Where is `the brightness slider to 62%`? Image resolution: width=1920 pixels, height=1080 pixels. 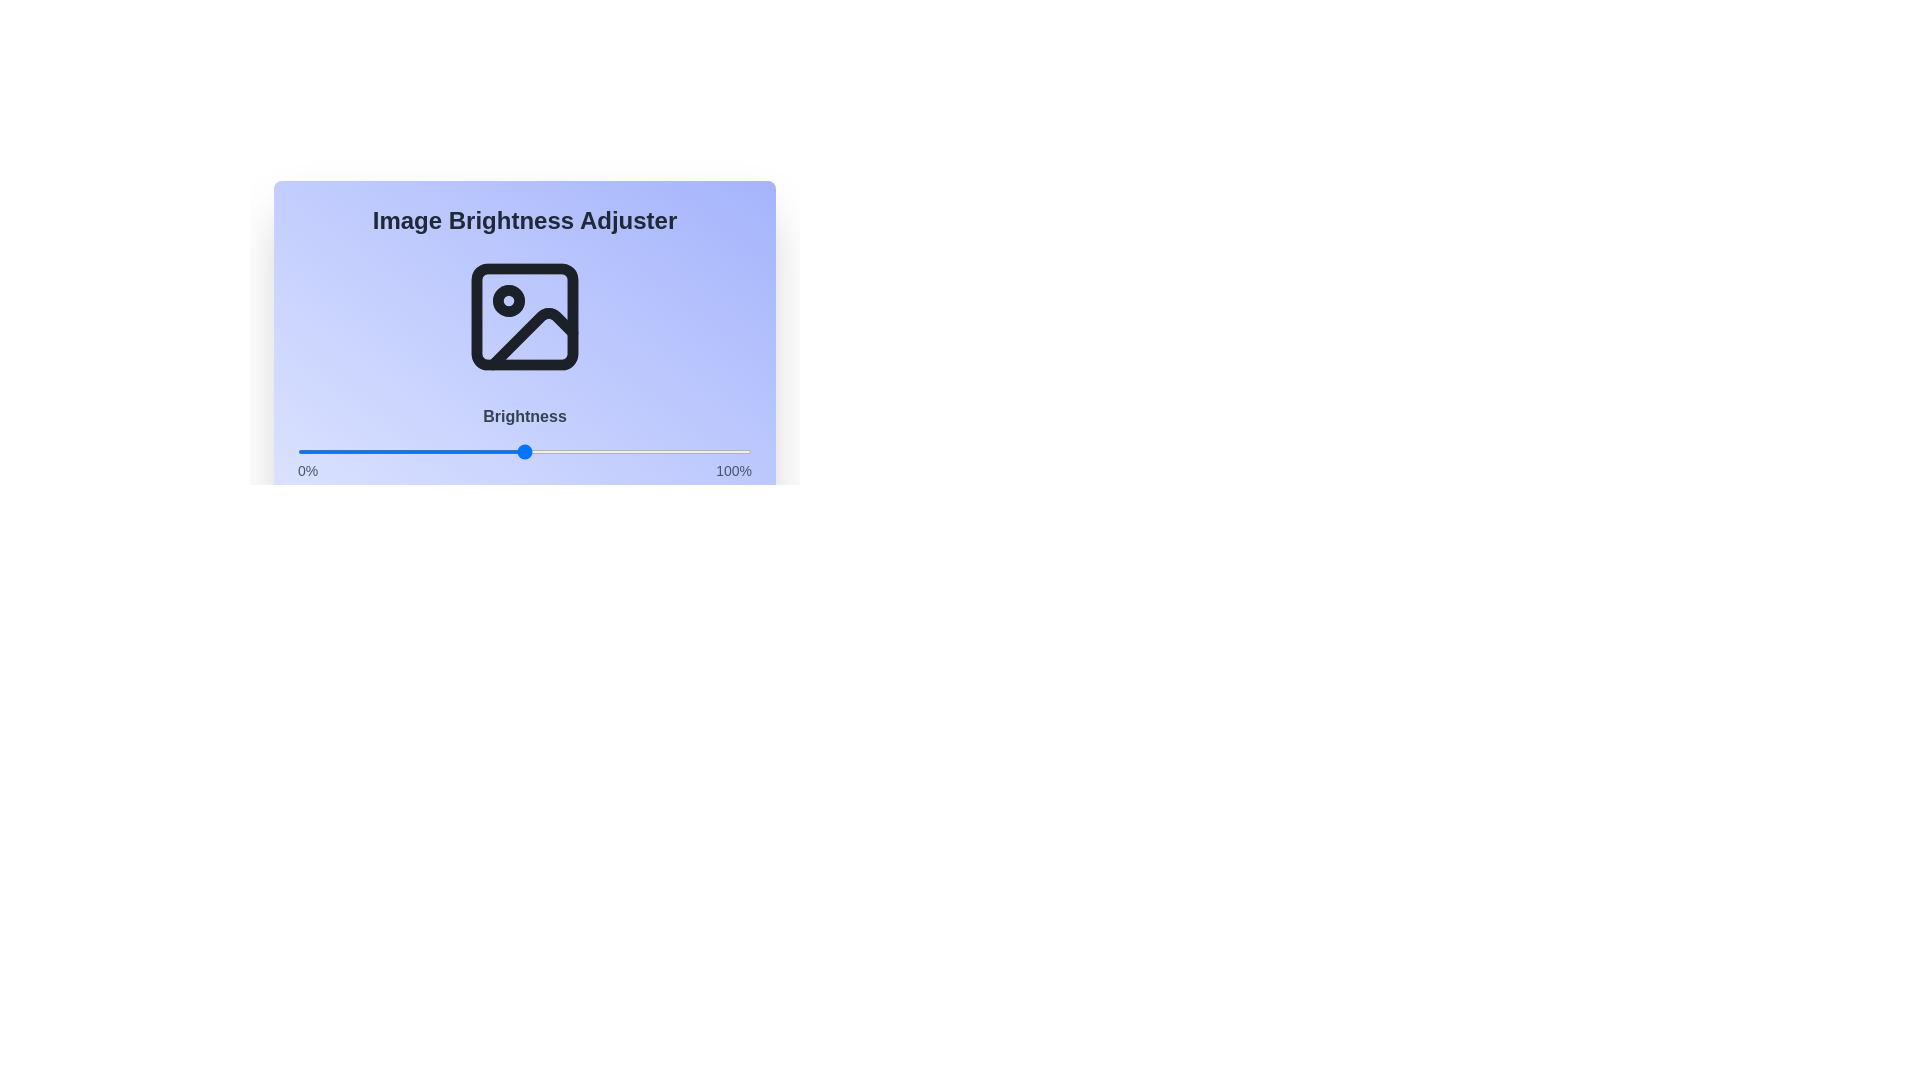
the brightness slider to 62% is located at coordinates (578, 451).